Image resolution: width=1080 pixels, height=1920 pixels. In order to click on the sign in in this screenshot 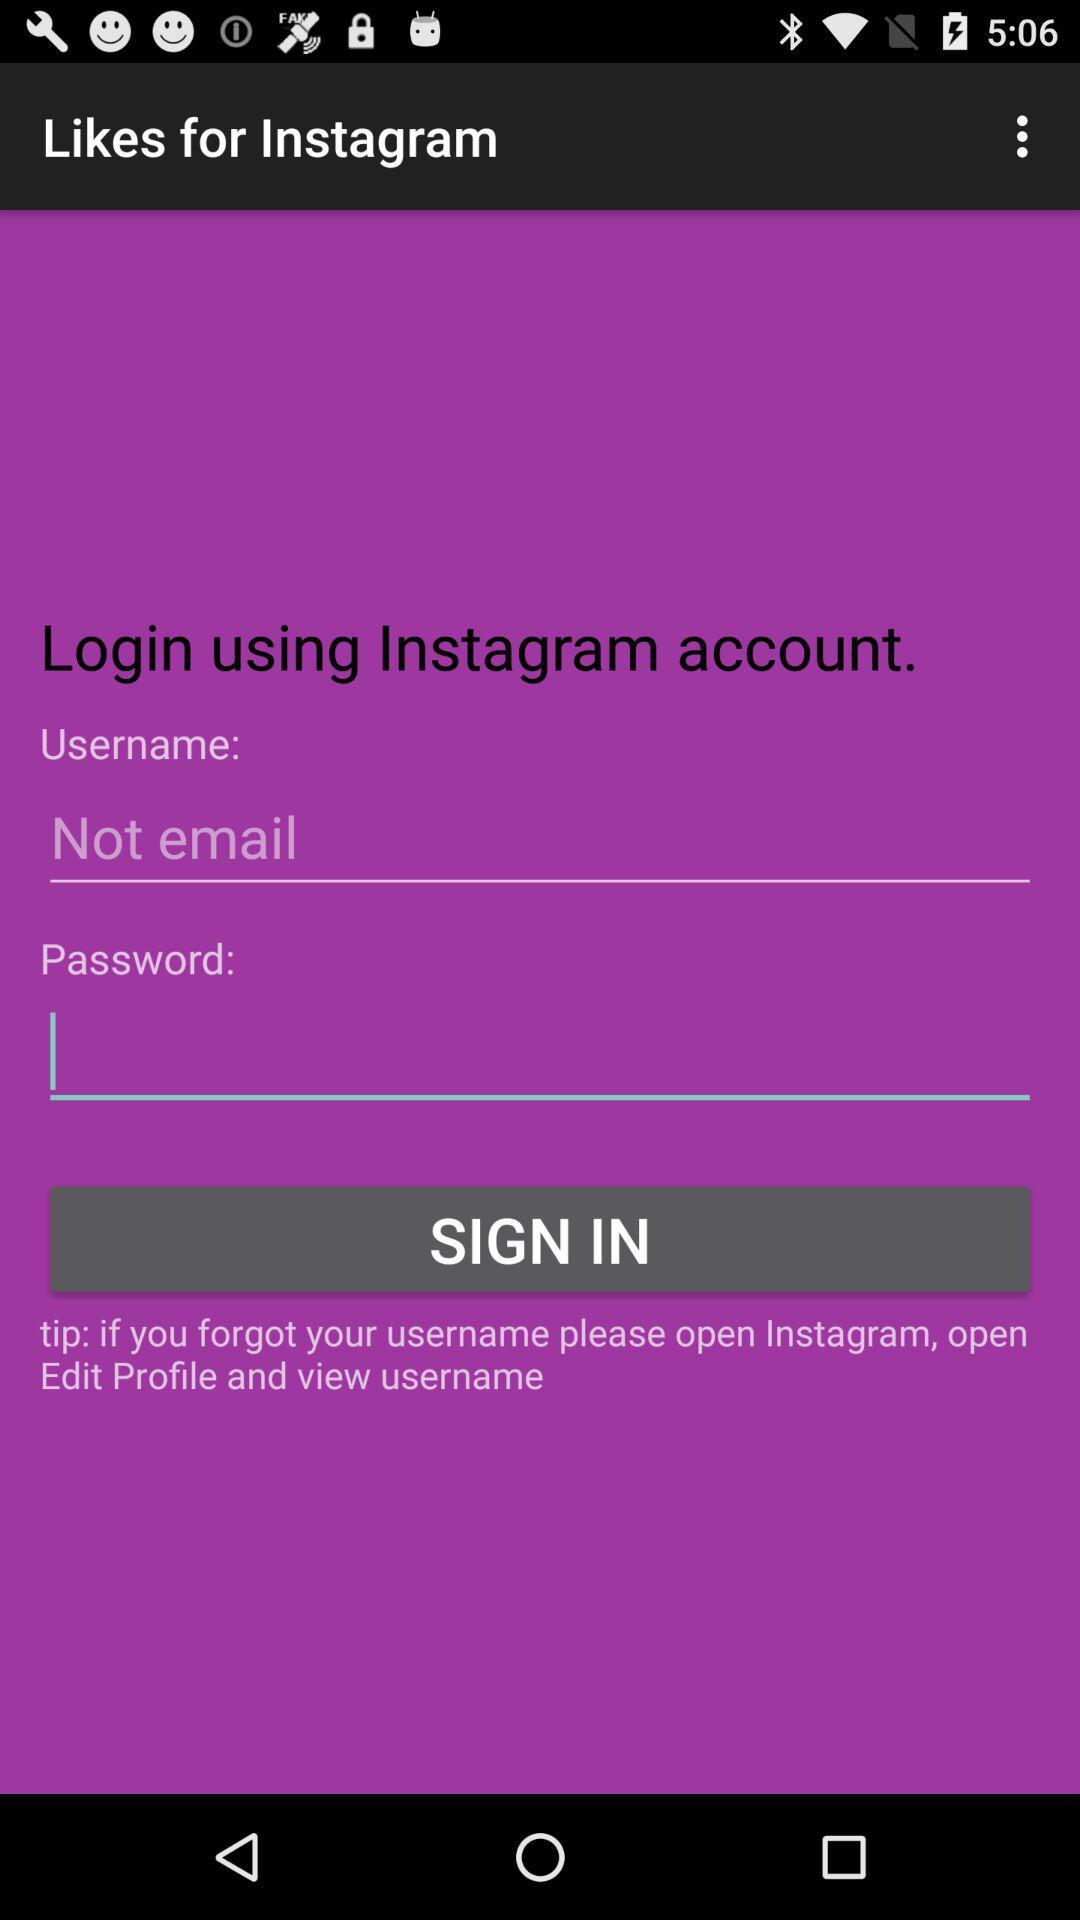, I will do `click(540, 1237)`.